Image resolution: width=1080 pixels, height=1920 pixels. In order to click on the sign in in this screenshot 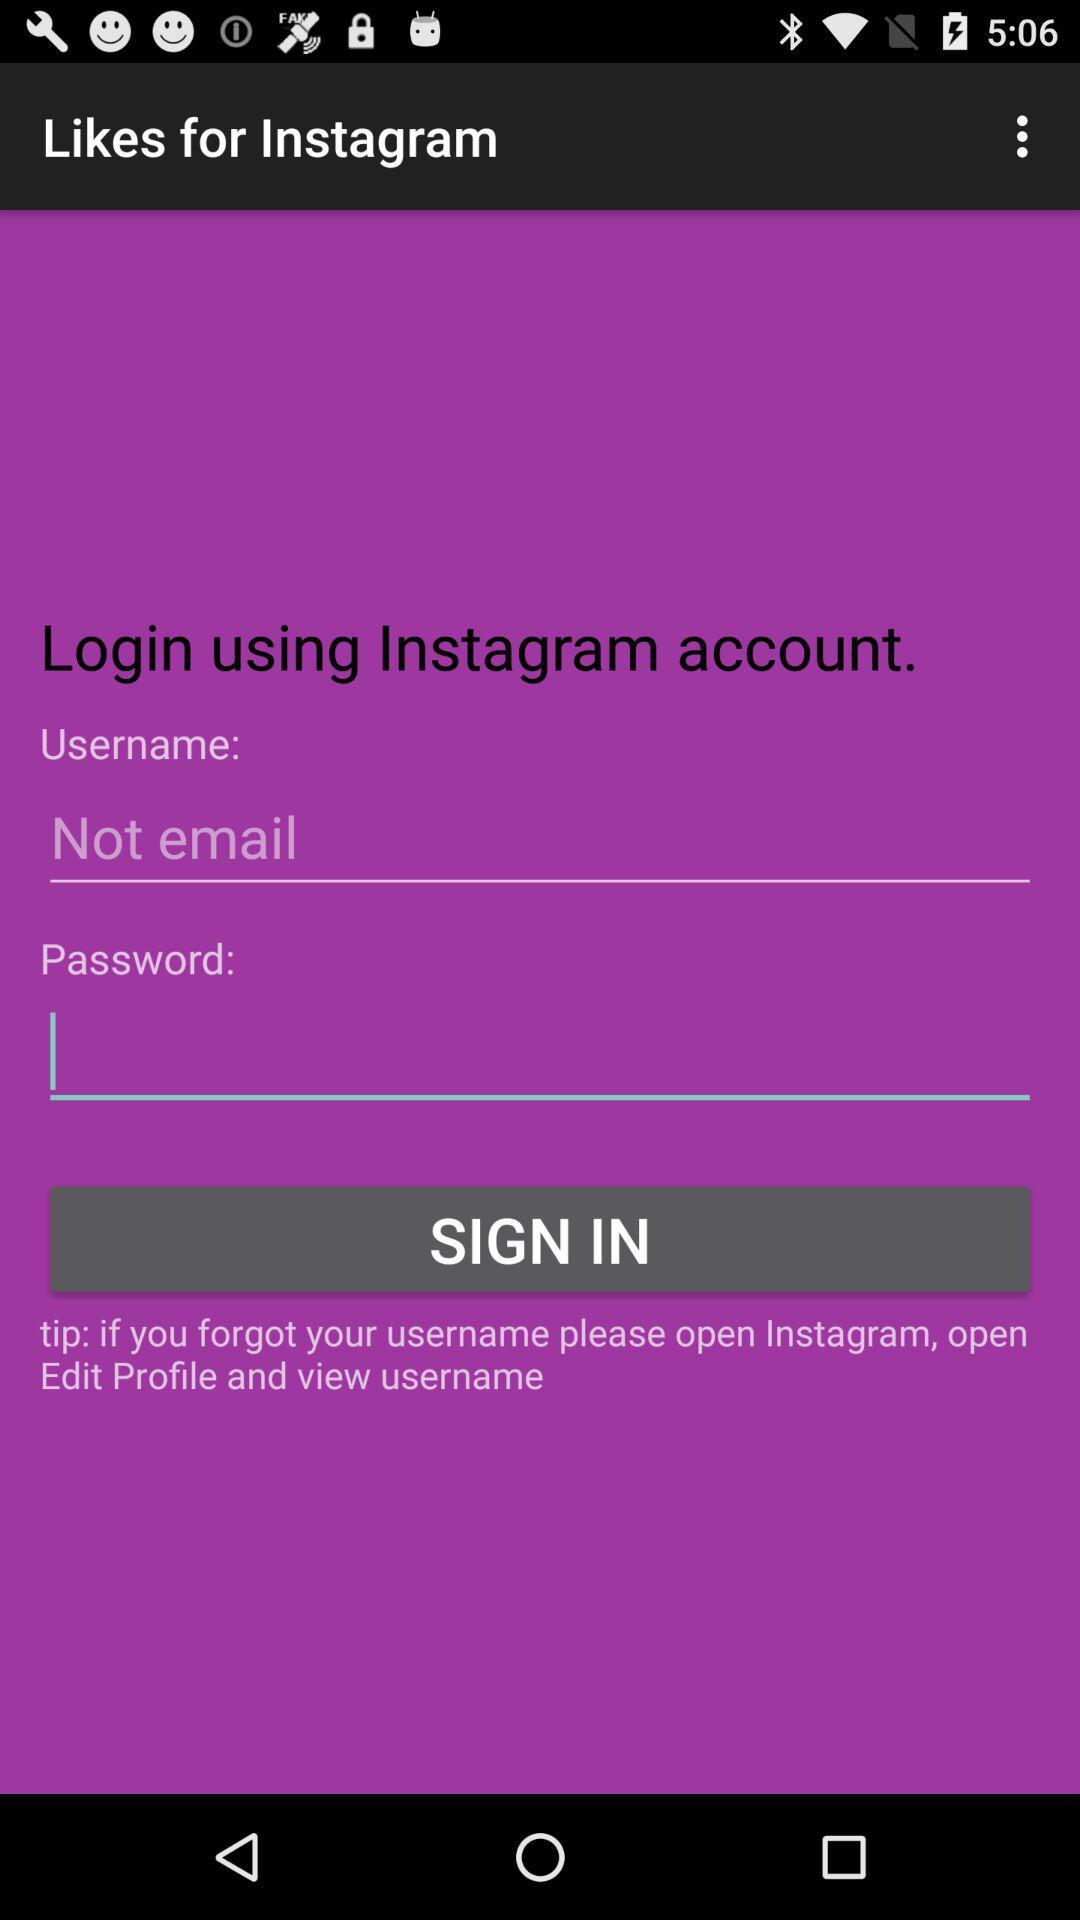, I will do `click(540, 1237)`.